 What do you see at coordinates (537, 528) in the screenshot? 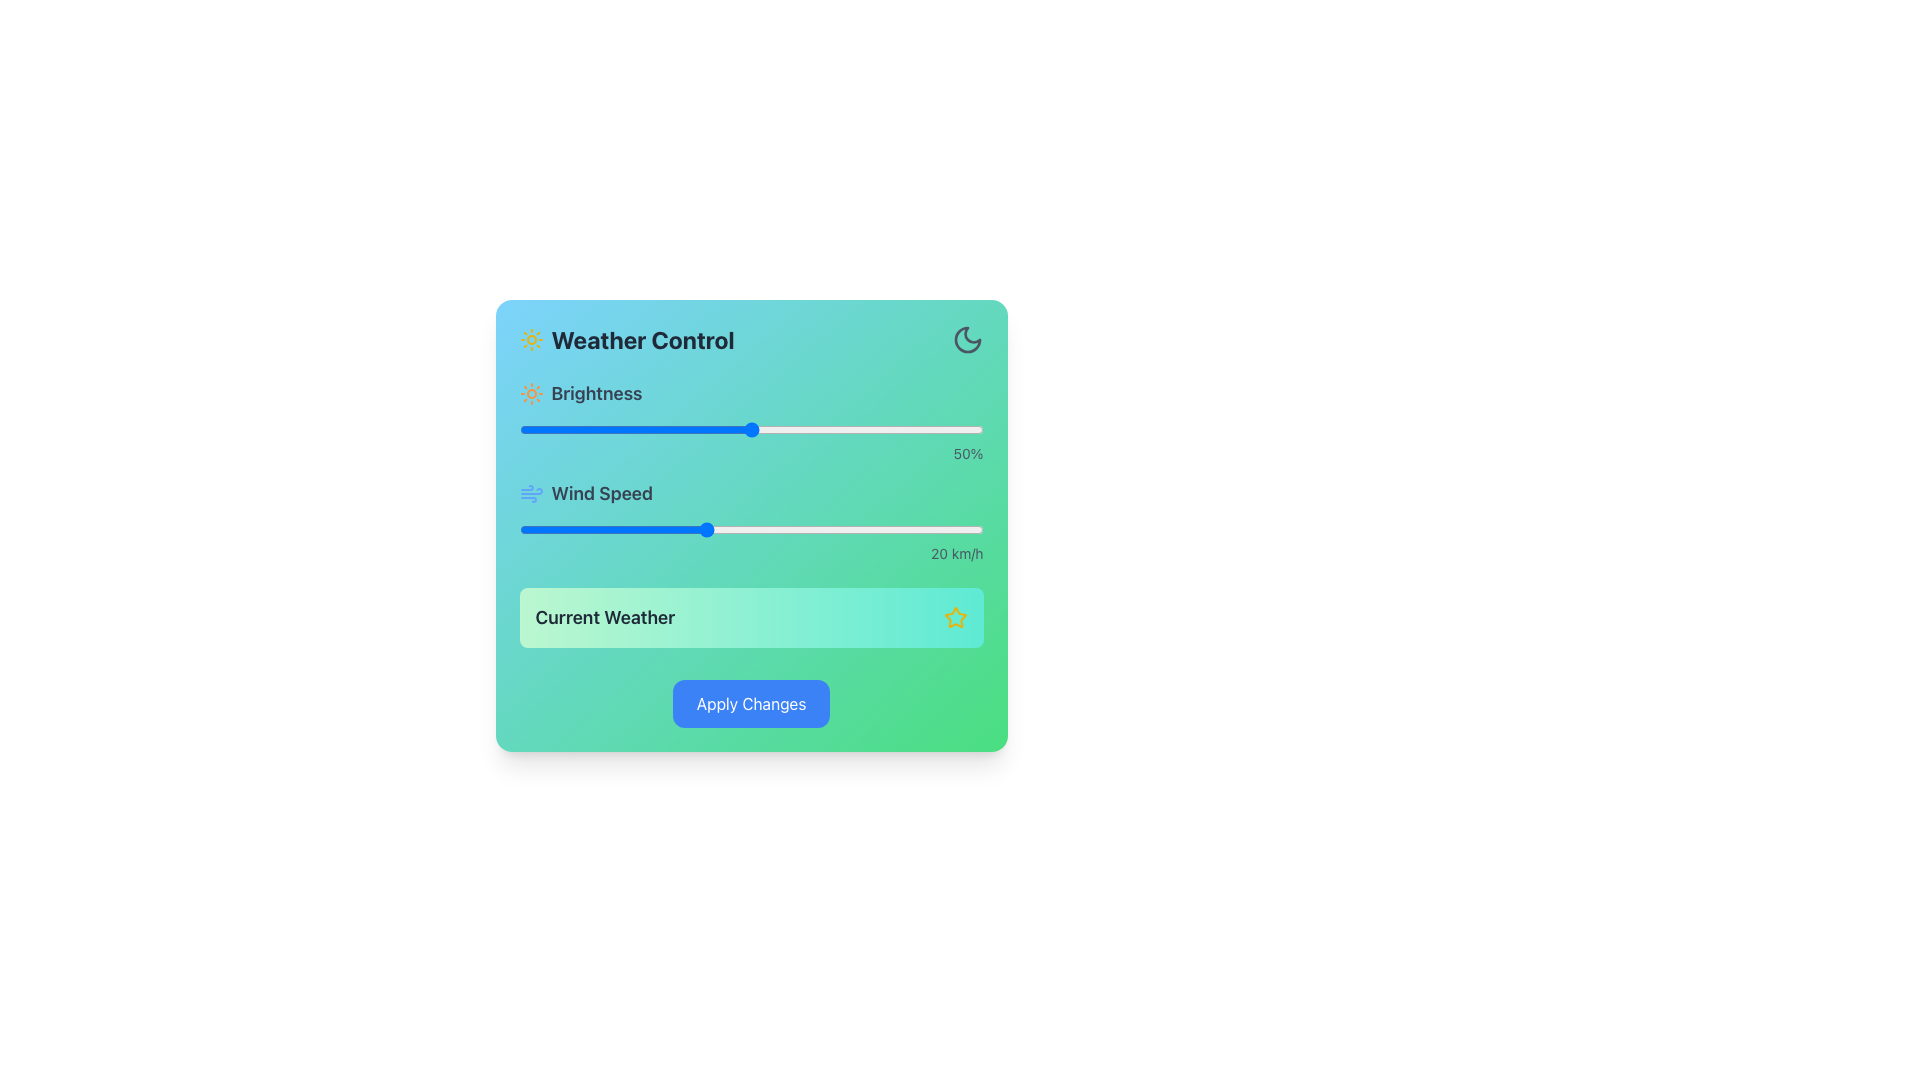
I see `the wind speed` at bounding box center [537, 528].